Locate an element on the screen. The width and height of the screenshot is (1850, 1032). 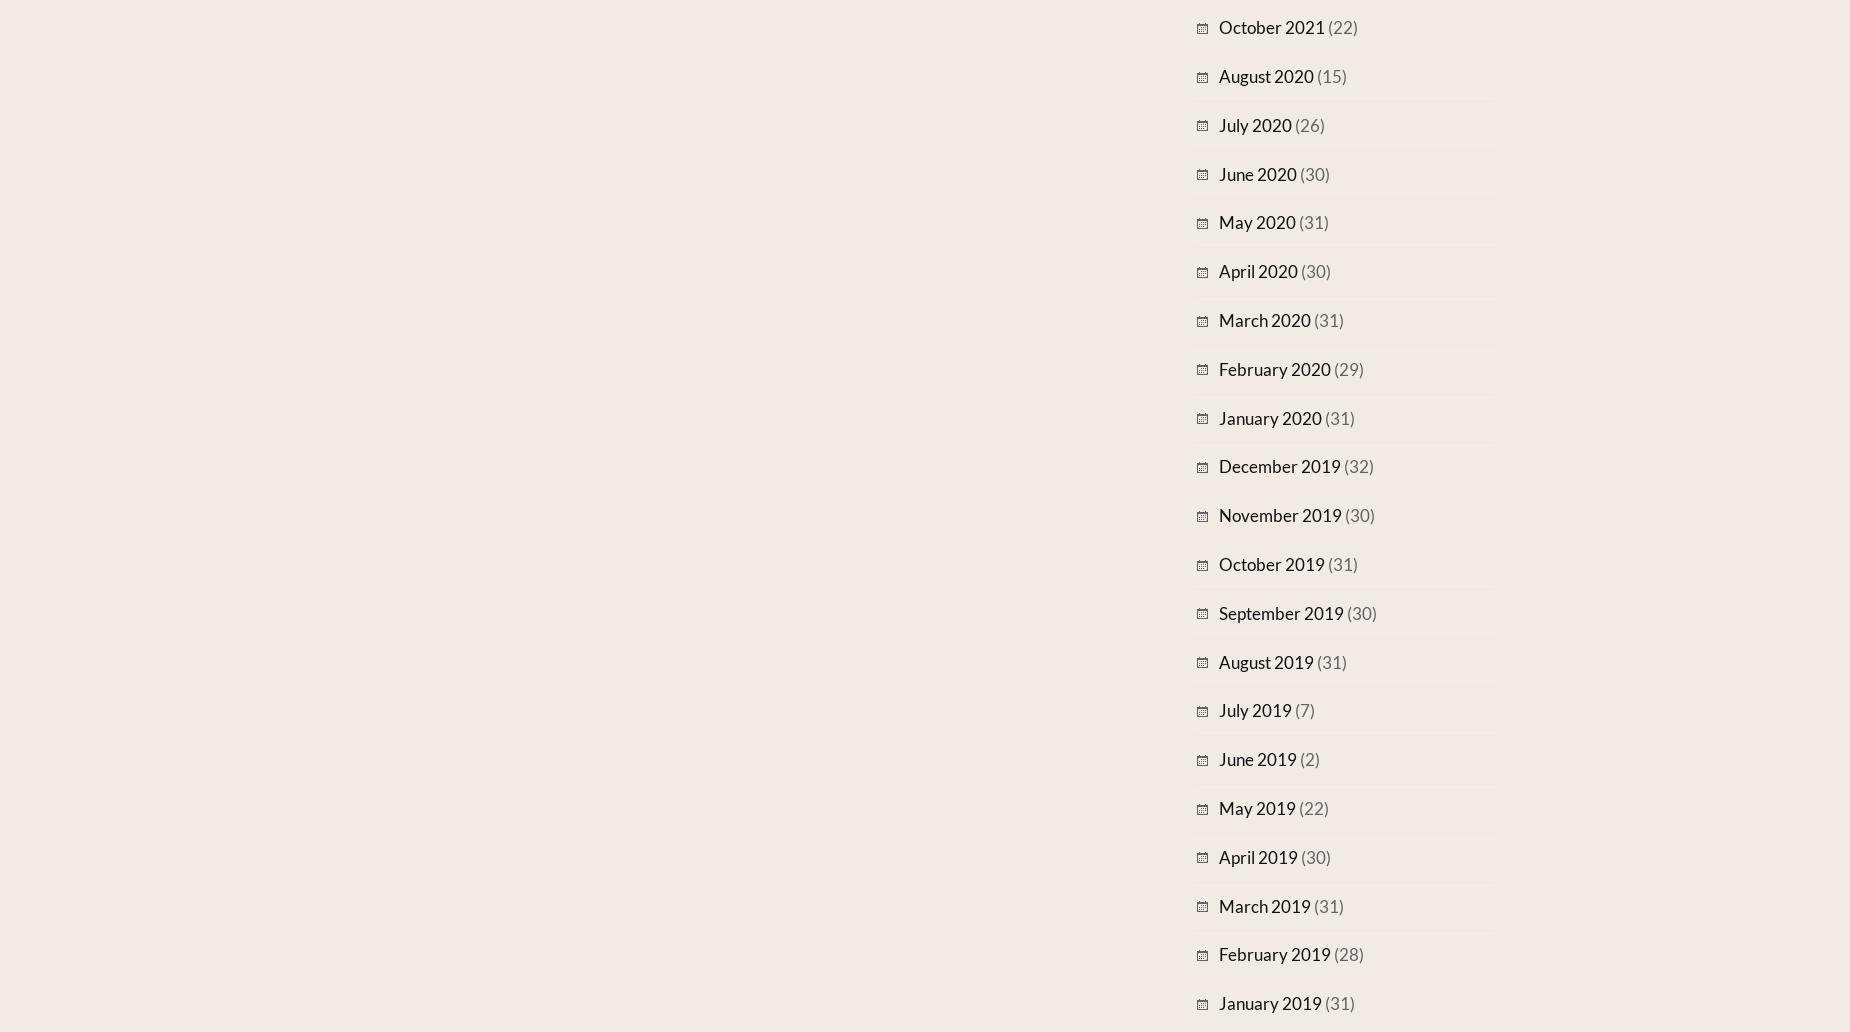
'July 2020' is located at coordinates (1217, 124).